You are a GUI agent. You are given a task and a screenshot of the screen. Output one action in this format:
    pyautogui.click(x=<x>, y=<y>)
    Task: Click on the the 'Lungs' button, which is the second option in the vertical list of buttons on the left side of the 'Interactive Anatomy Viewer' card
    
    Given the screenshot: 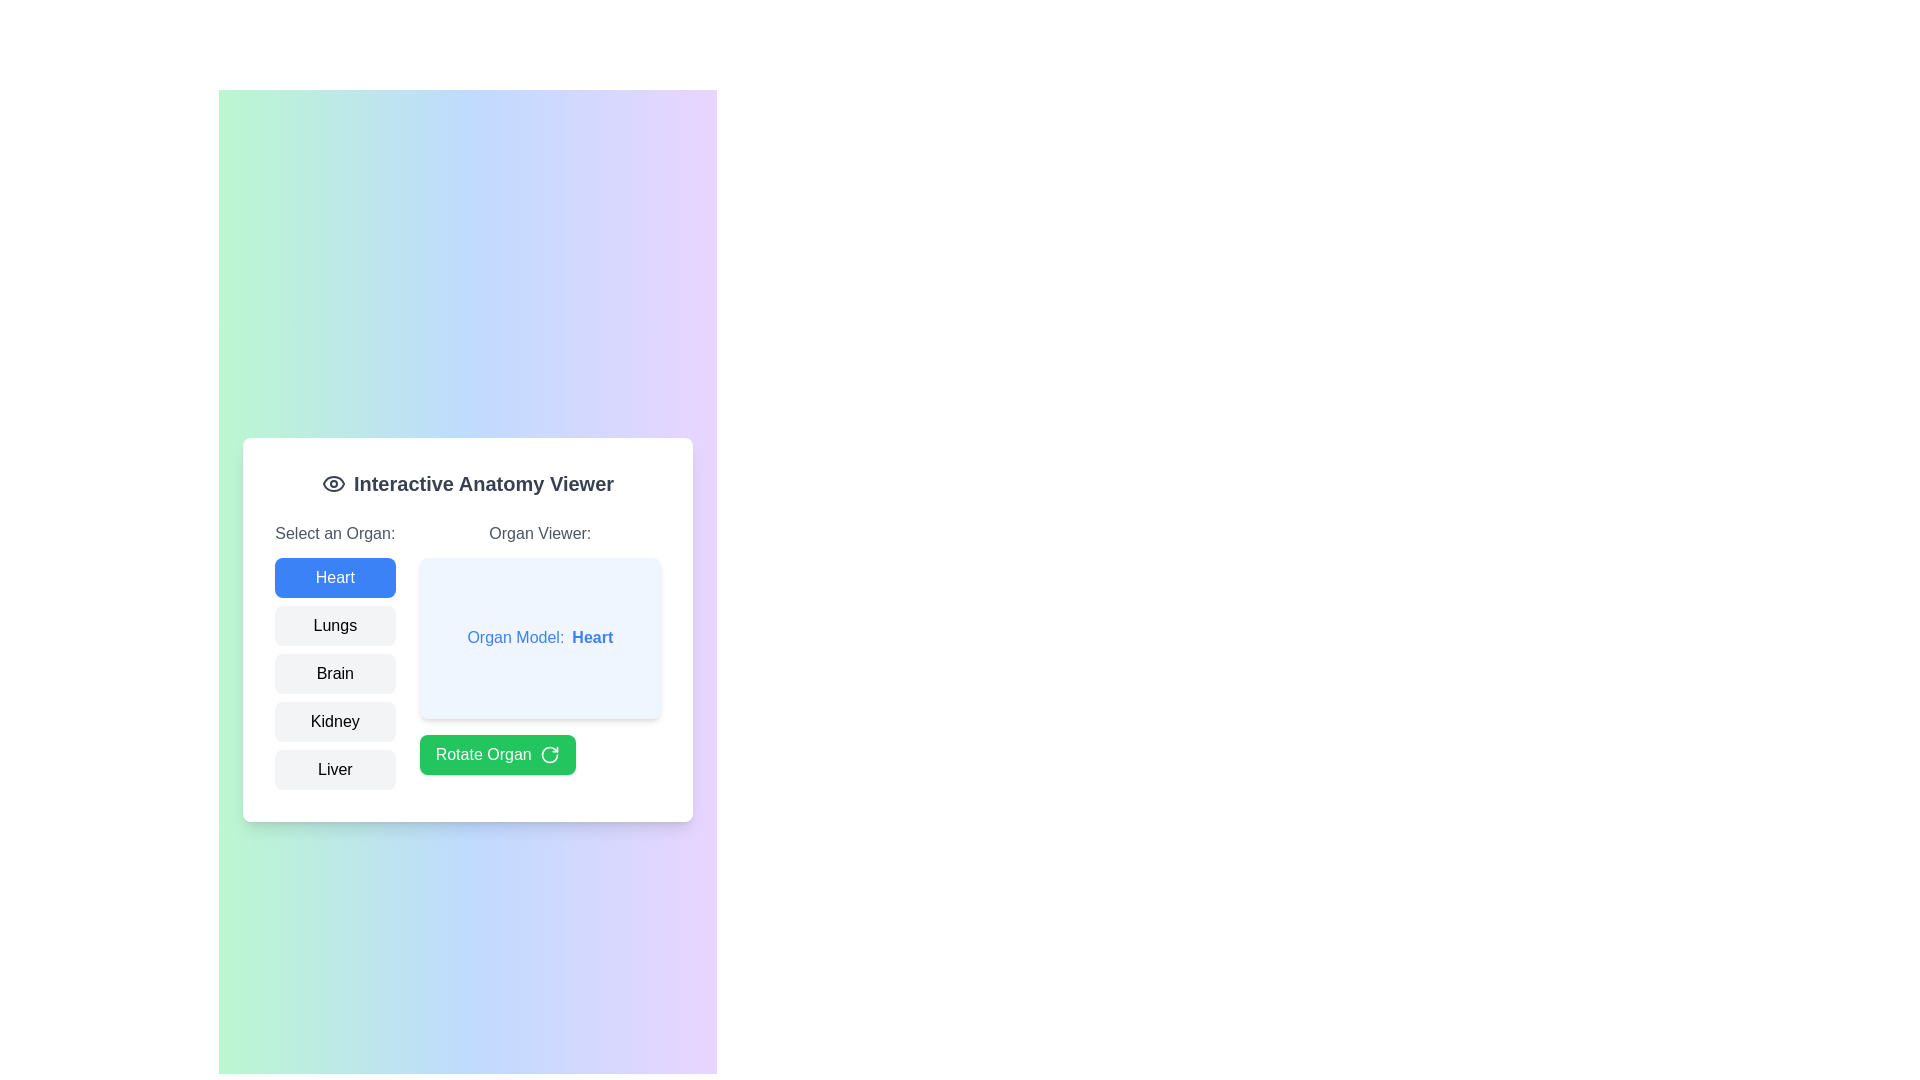 What is the action you would take?
    pyautogui.click(x=335, y=624)
    